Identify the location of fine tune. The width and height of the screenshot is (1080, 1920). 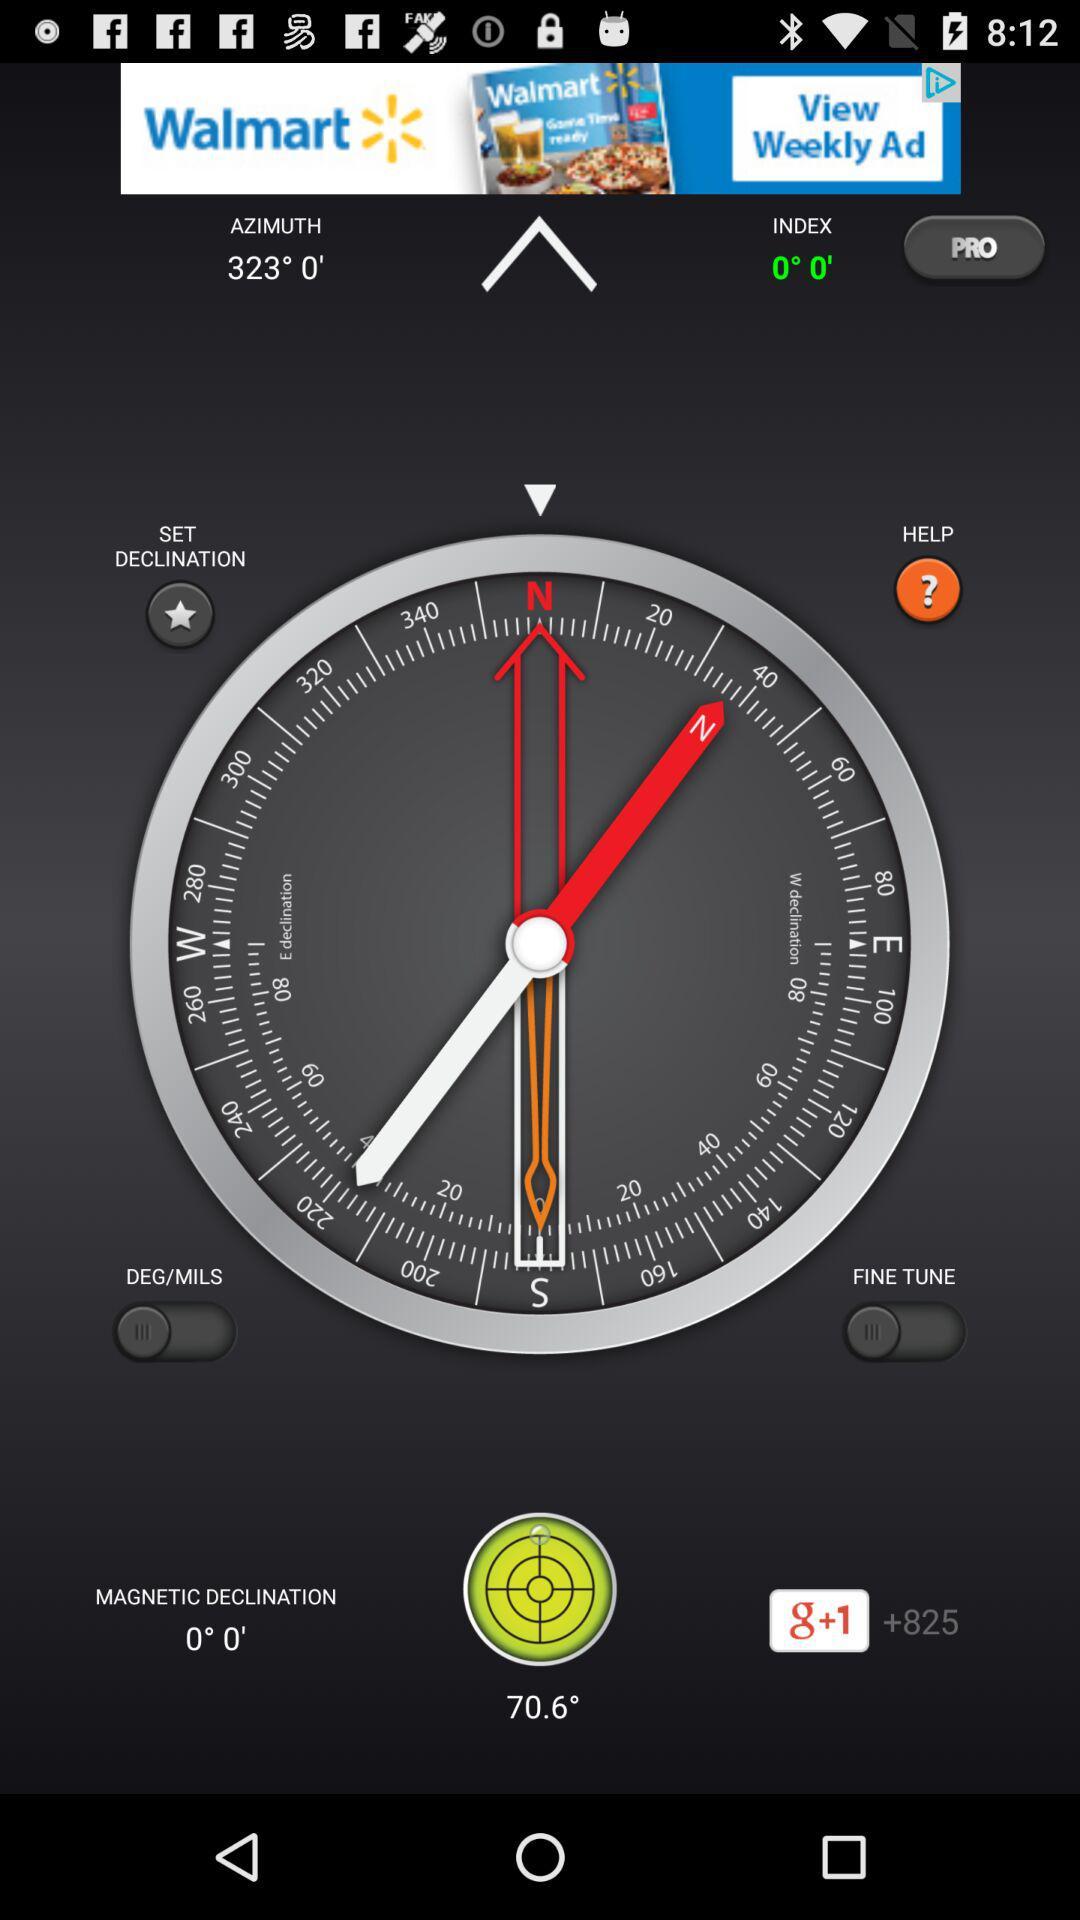
(904, 1332).